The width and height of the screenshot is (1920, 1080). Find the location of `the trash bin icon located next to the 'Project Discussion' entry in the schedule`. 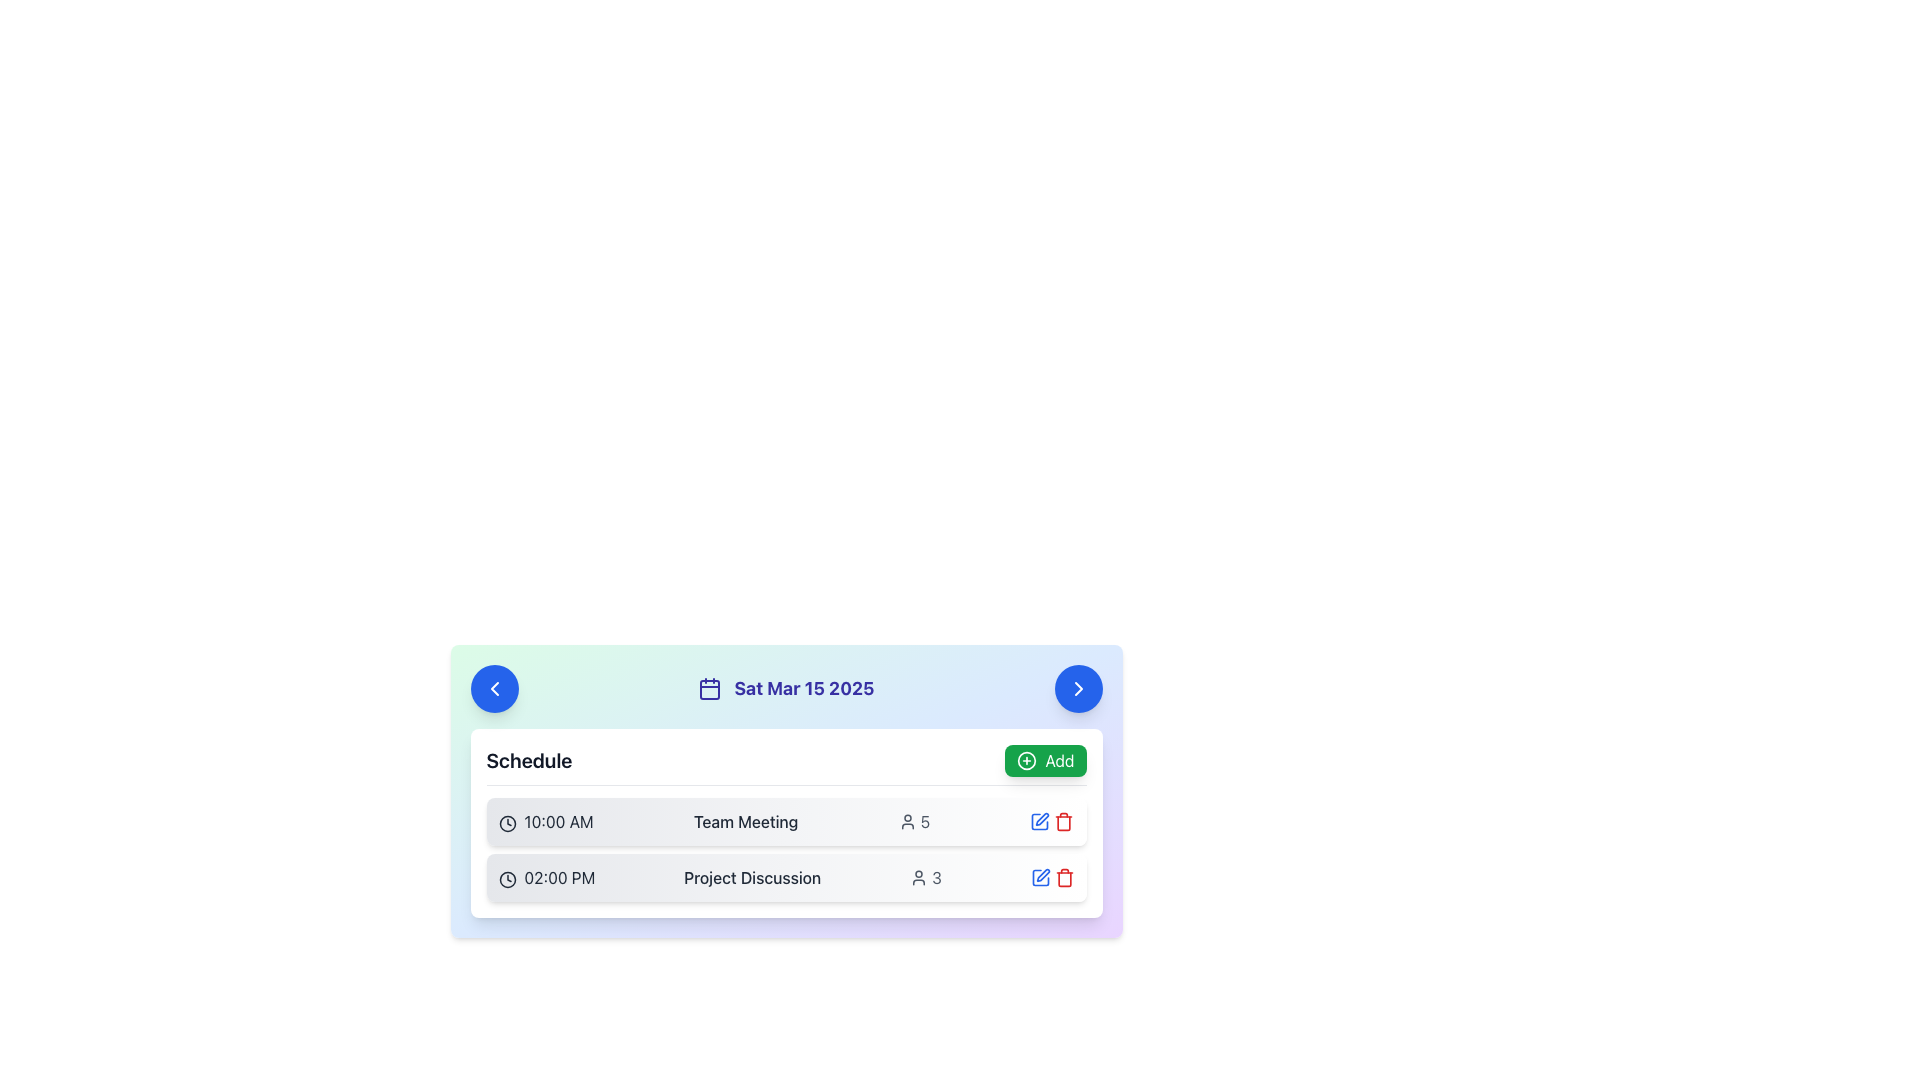

the trash bin icon located next to the 'Project Discussion' entry in the schedule is located at coordinates (1063, 823).